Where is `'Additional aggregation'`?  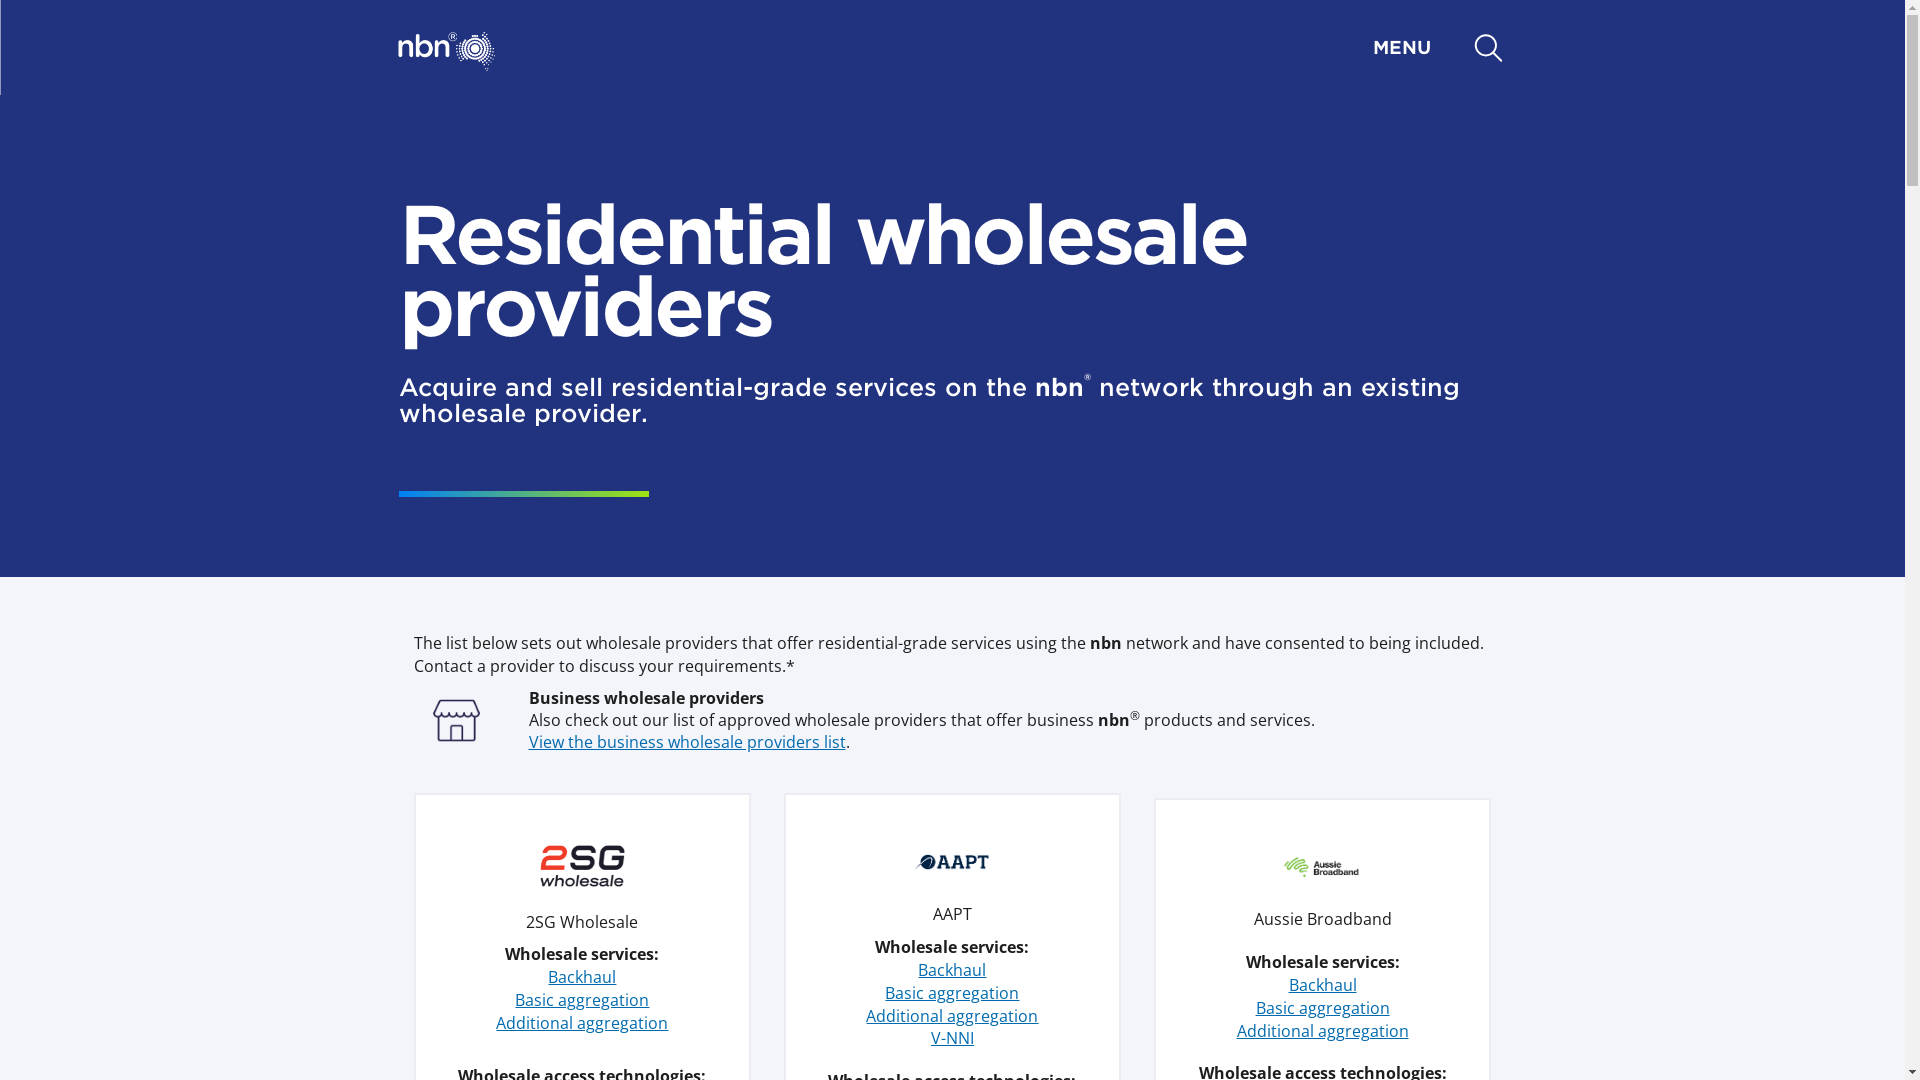
'Additional aggregation' is located at coordinates (950, 1015).